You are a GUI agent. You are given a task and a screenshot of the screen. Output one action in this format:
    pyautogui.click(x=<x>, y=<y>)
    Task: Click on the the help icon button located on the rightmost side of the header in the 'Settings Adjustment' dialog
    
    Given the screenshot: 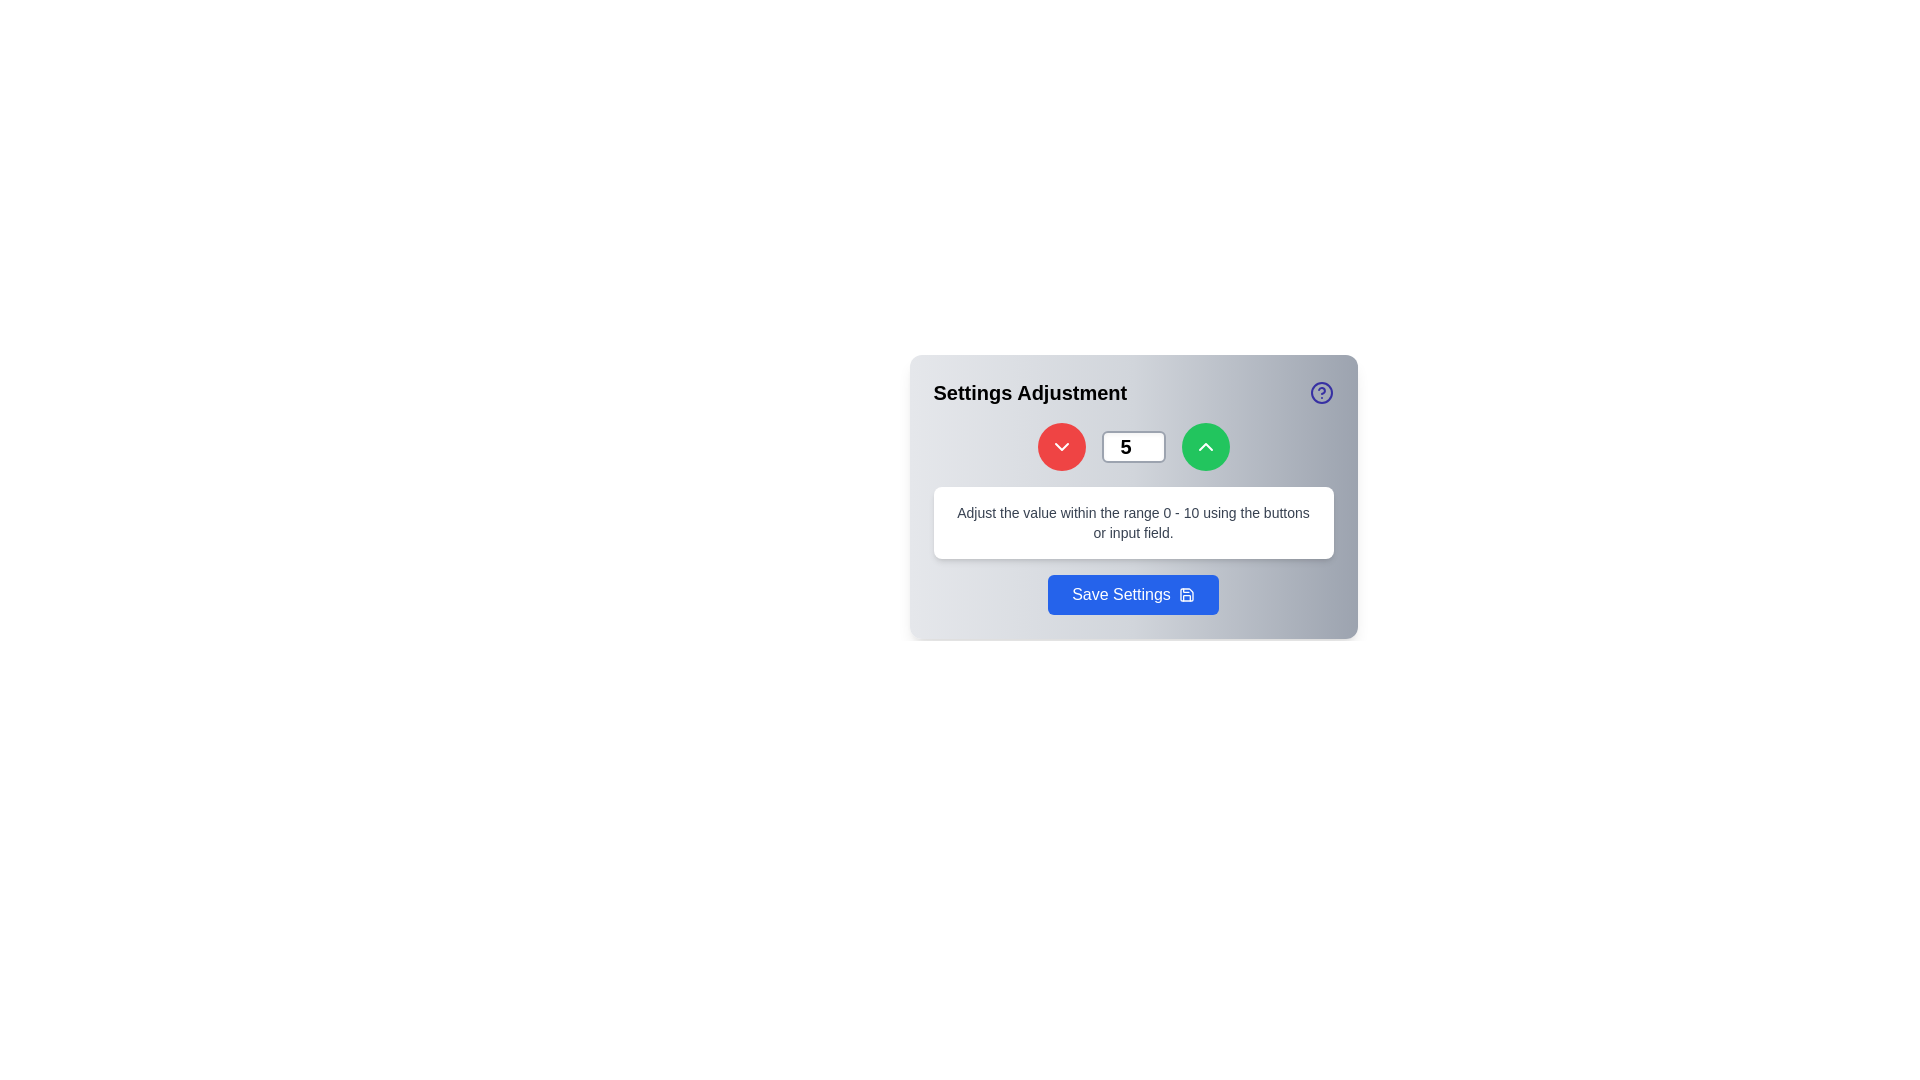 What is the action you would take?
    pyautogui.click(x=1321, y=393)
    